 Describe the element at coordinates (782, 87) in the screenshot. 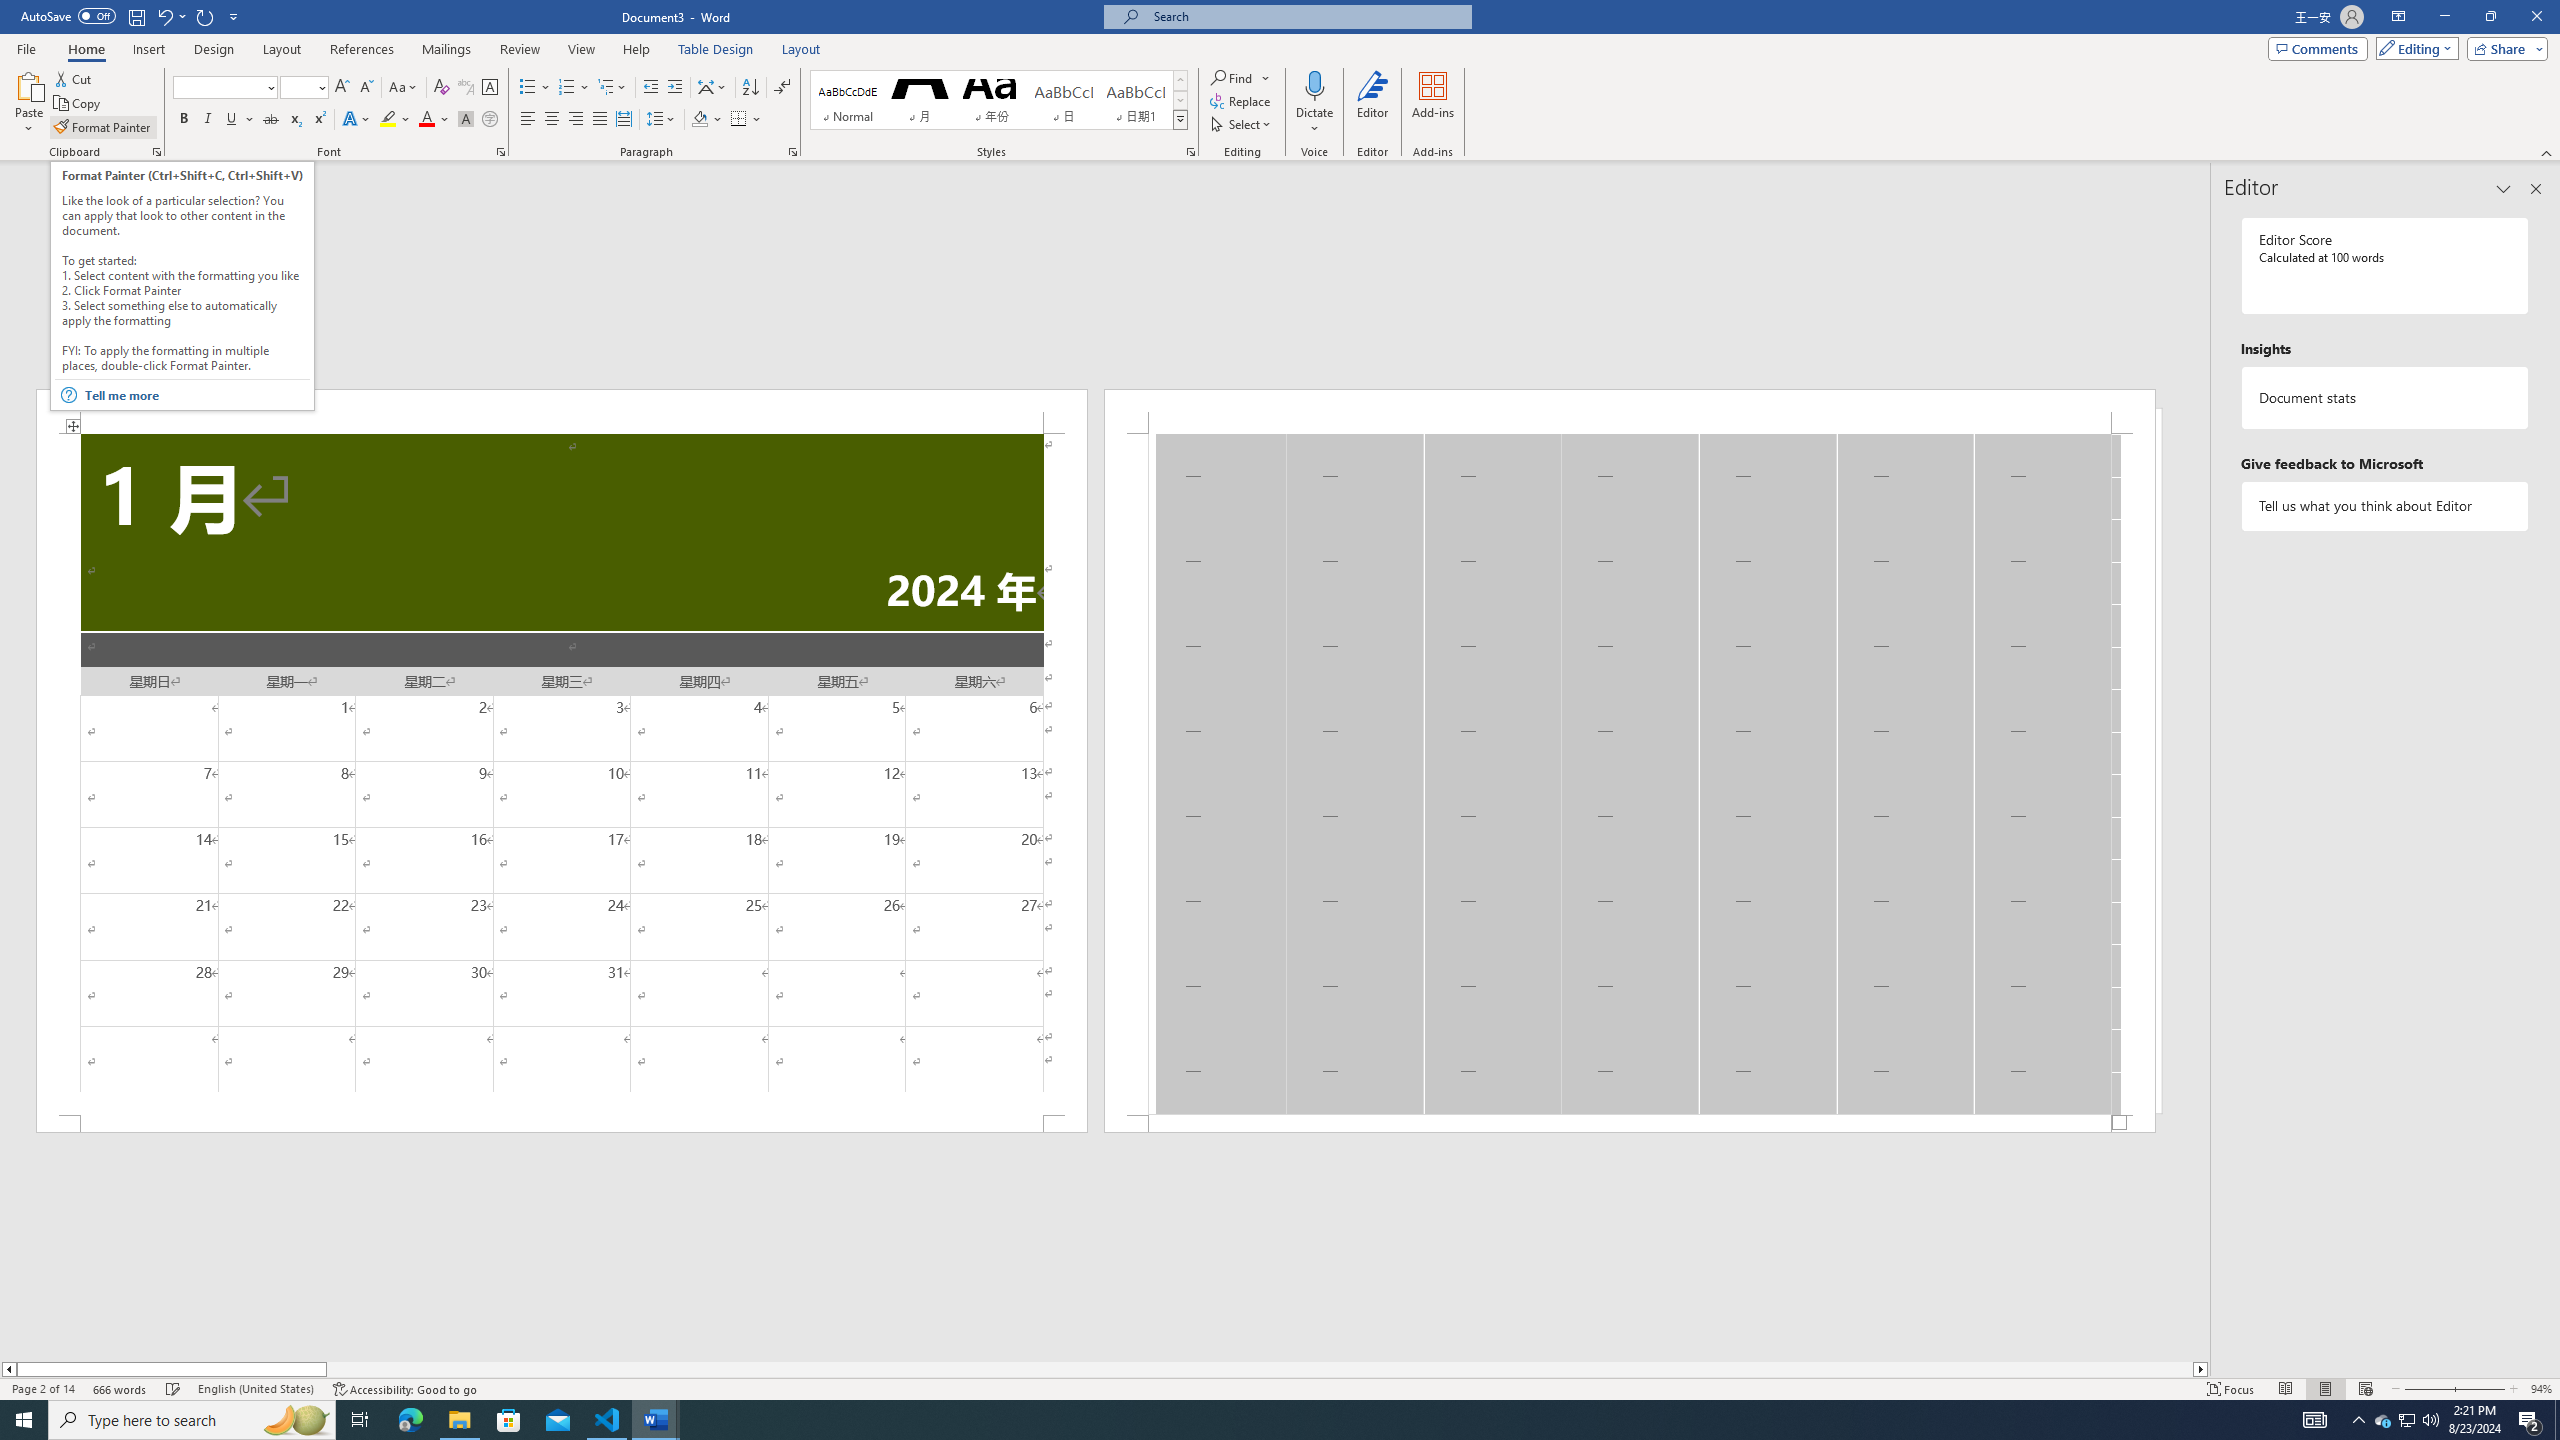

I see `'Show/Hide Editing Marks'` at that location.